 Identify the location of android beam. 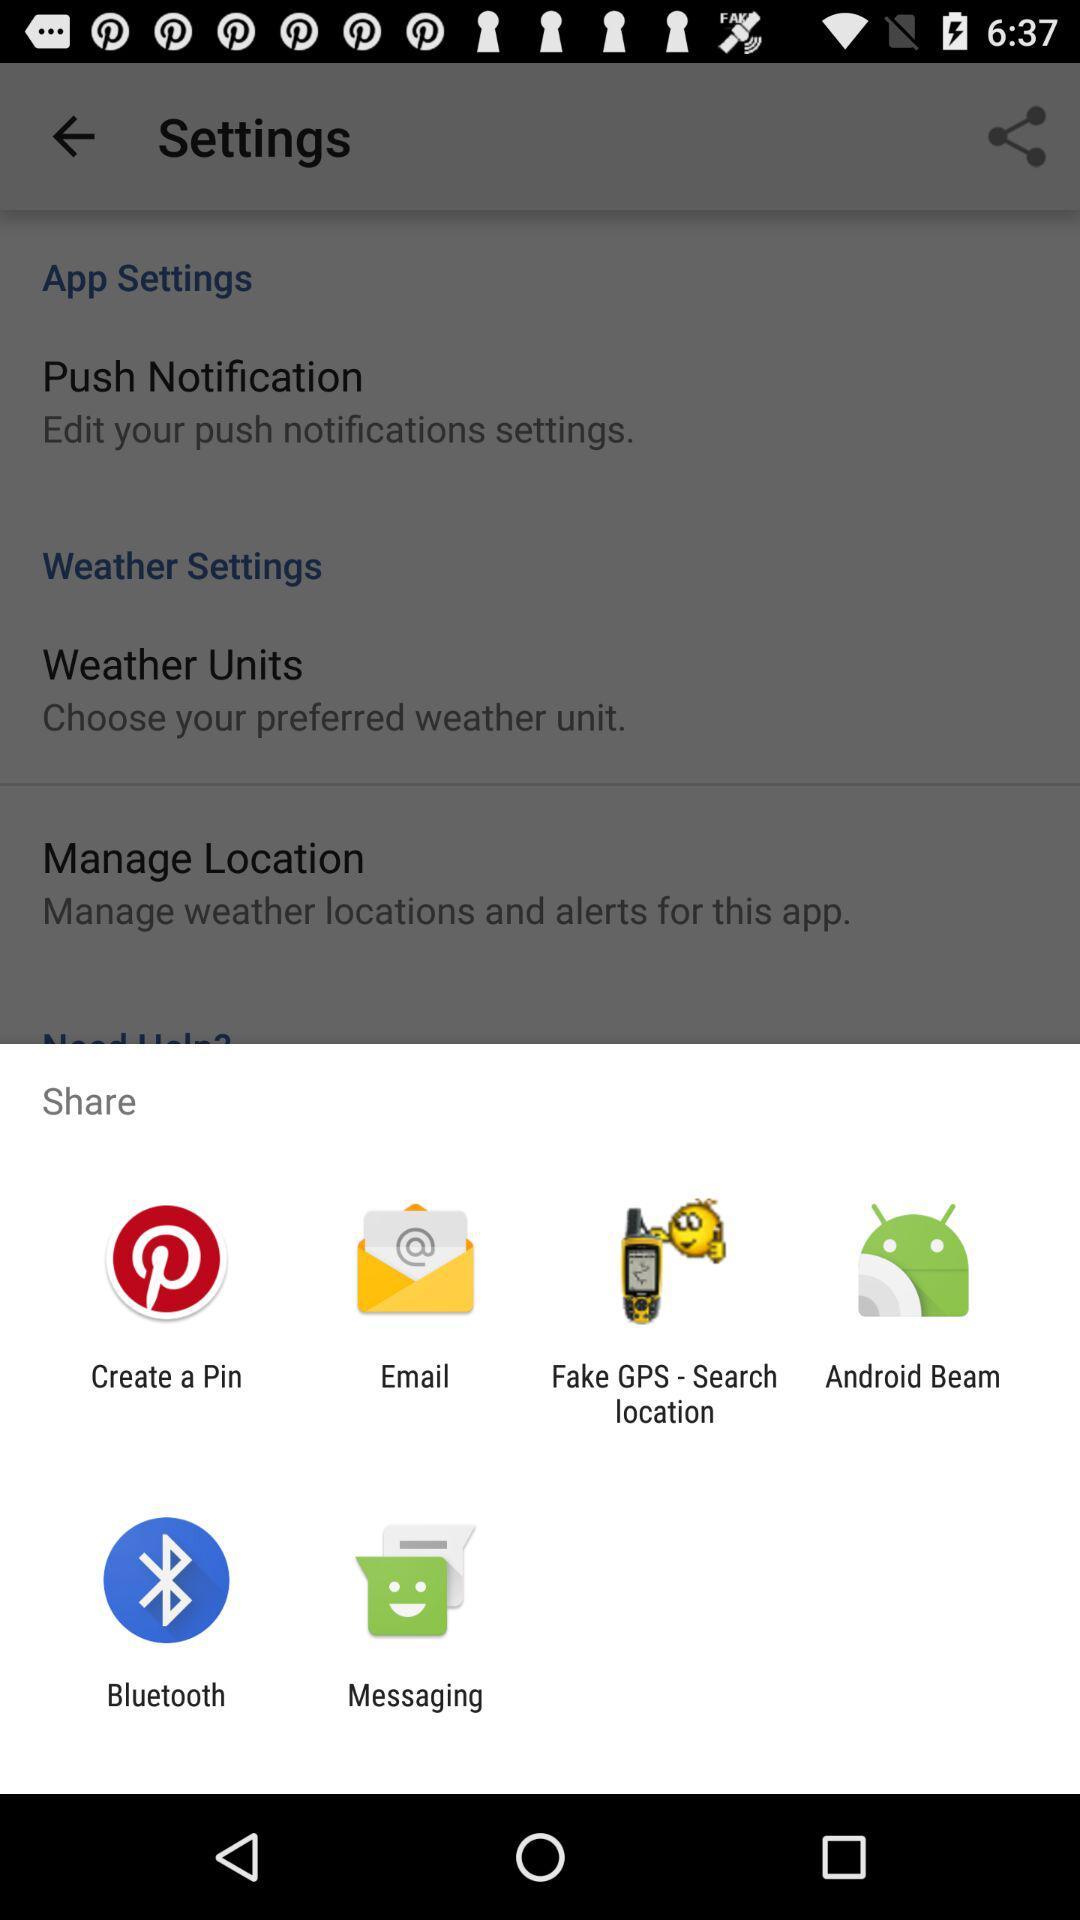
(913, 1392).